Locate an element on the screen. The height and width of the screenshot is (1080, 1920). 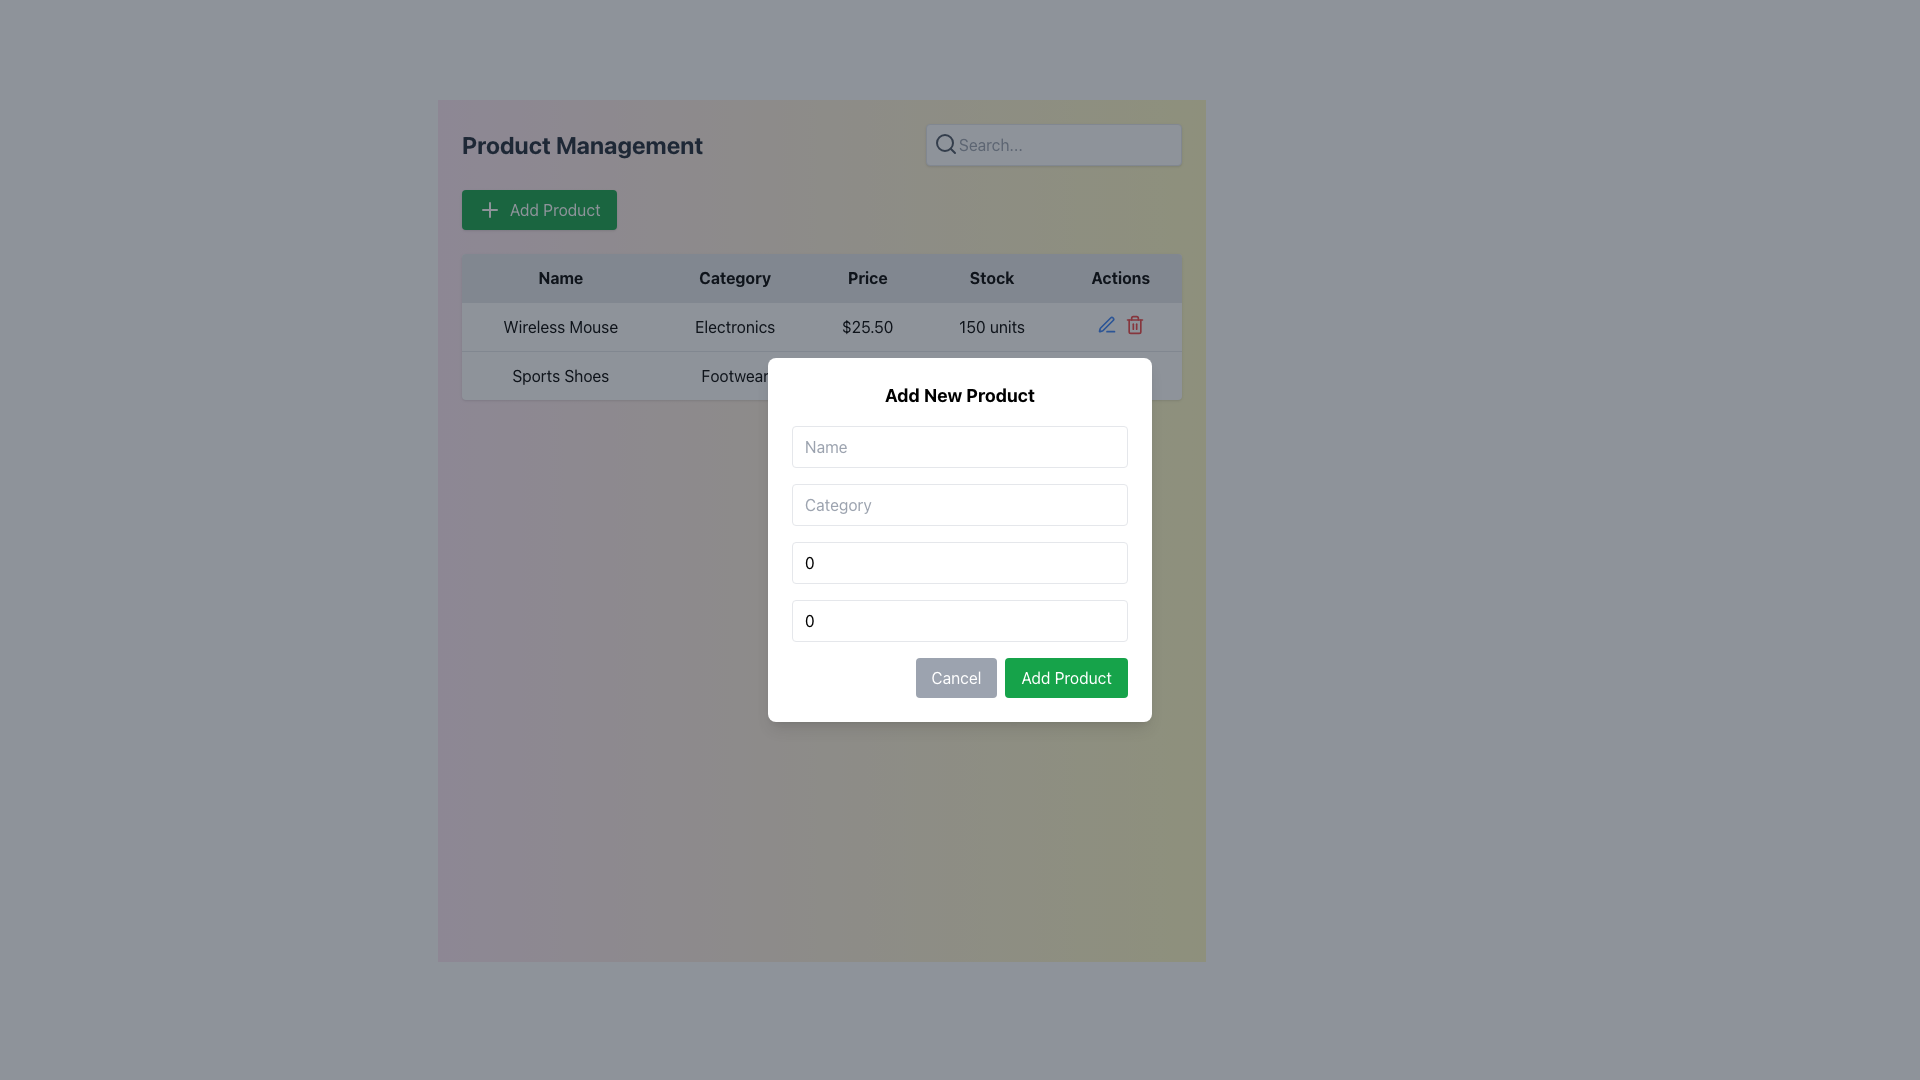
the text within the first row of the 'Product Management' table containing 'Wireless Mouse', 'Electronics', '$25.50', and '150 units' is located at coordinates (821, 326).